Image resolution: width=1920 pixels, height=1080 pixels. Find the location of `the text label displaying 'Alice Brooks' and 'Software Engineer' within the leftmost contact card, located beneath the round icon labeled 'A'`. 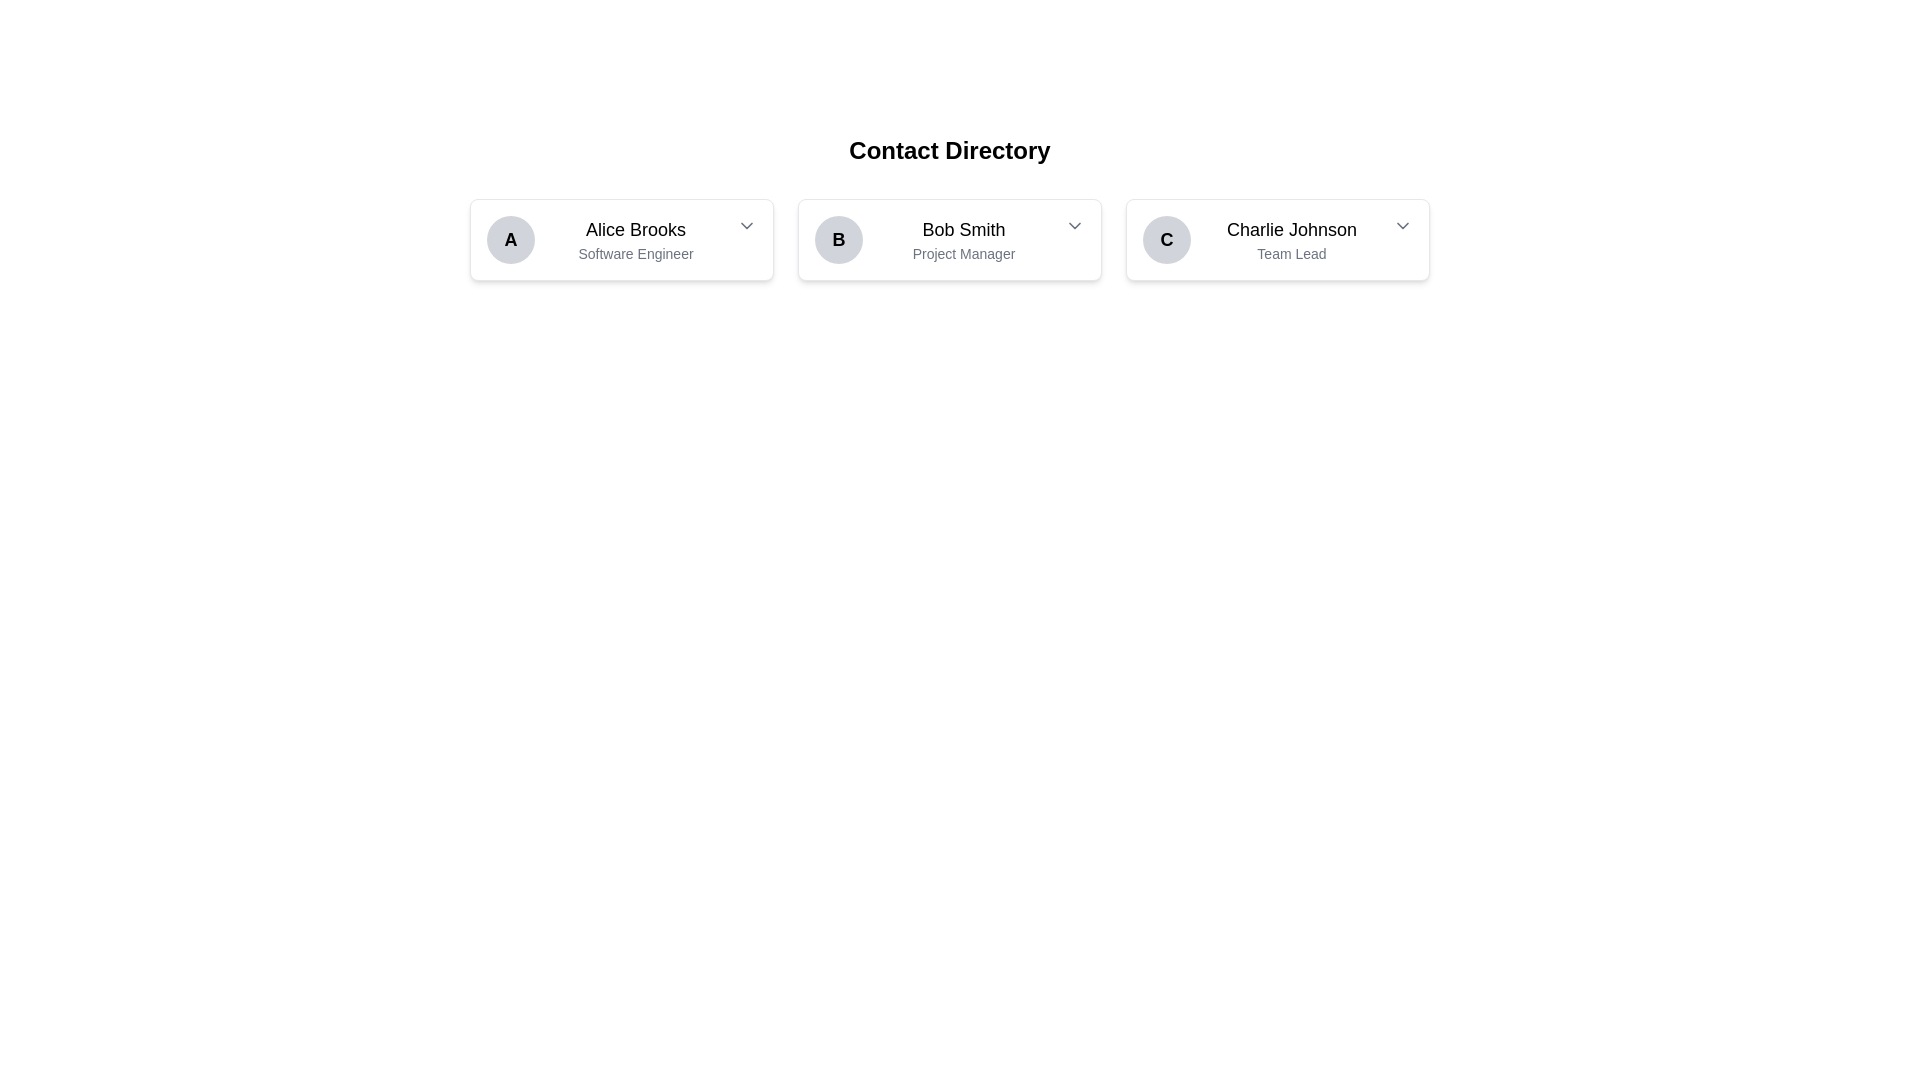

the text label displaying 'Alice Brooks' and 'Software Engineer' within the leftmost contact card, located beneath the round icon labeled 'A' is located at coordinates (634, 238).